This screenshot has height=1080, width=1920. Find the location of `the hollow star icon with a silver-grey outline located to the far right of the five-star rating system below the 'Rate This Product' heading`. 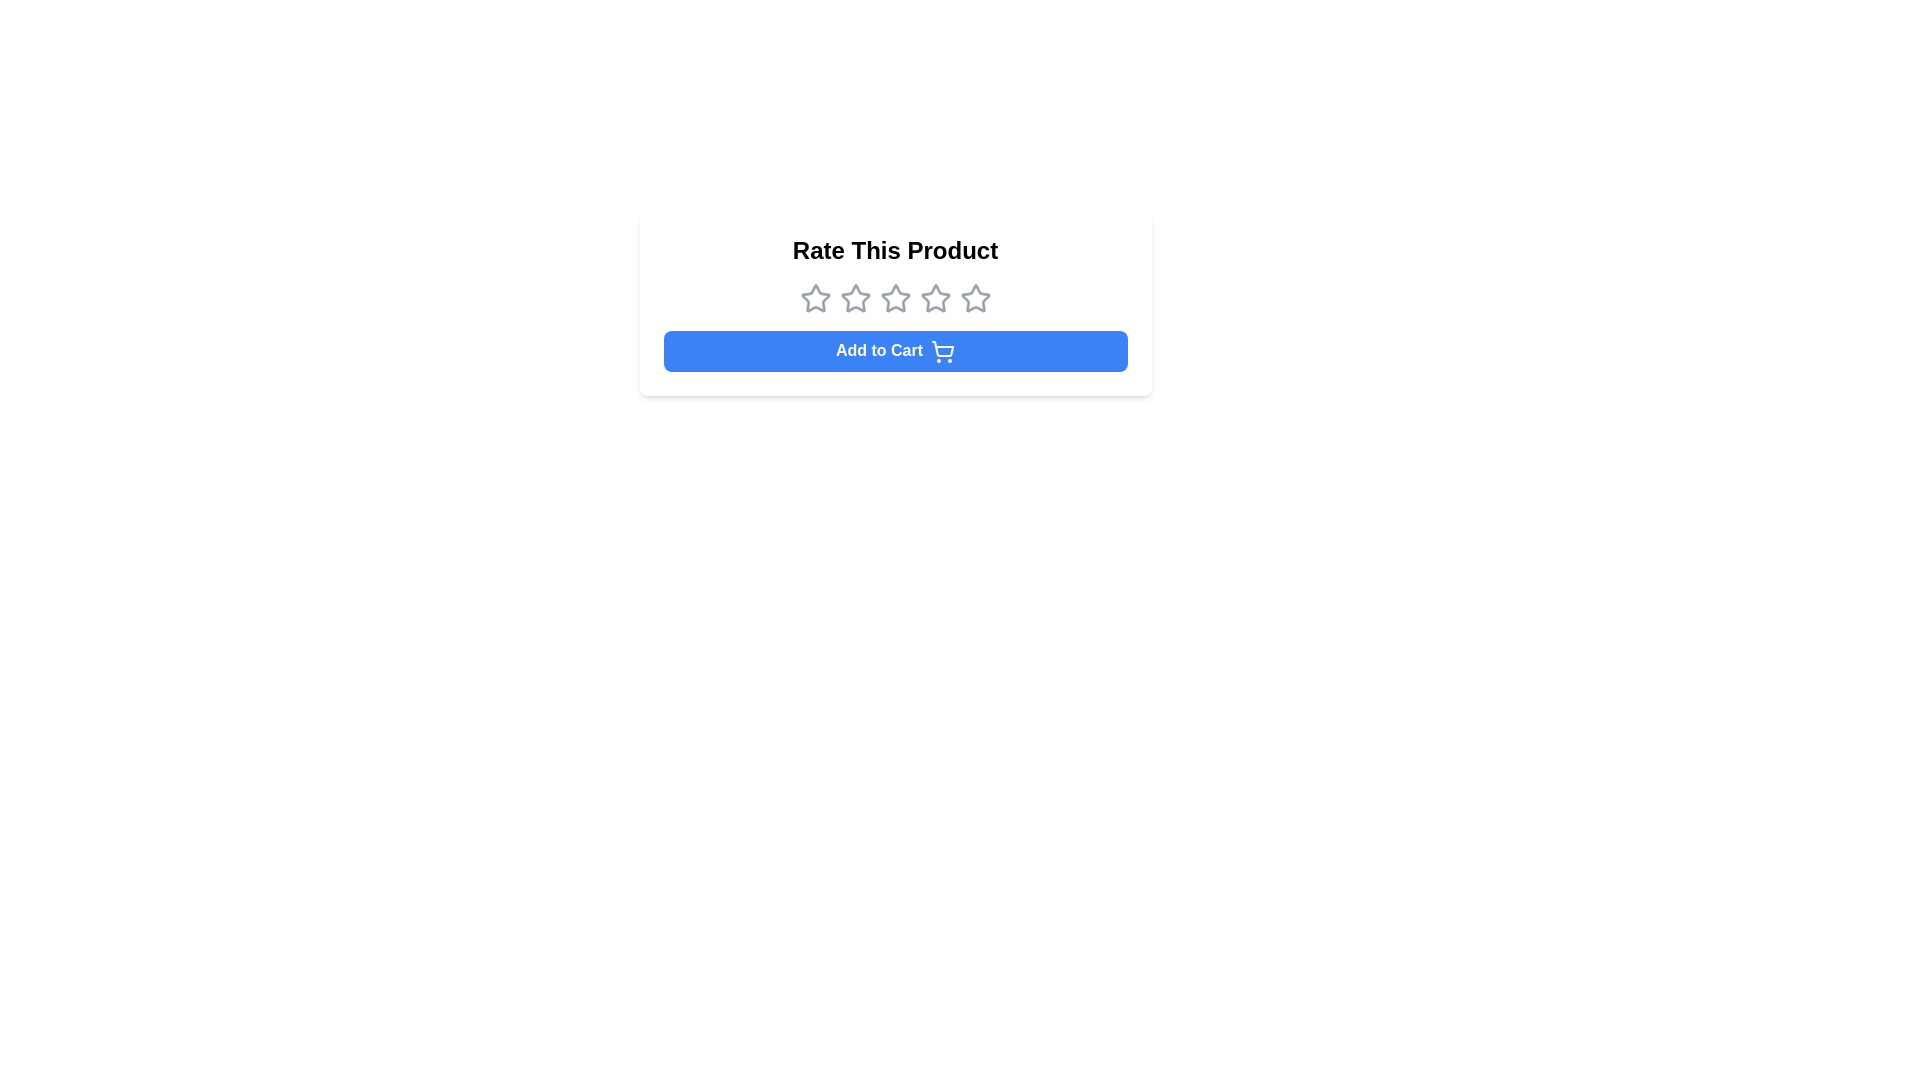

the hollow star icon with a silver-grey outline located to the far right of the five-star rating system below the 'Rate This Product' heading is located at coordinates (975, 299).